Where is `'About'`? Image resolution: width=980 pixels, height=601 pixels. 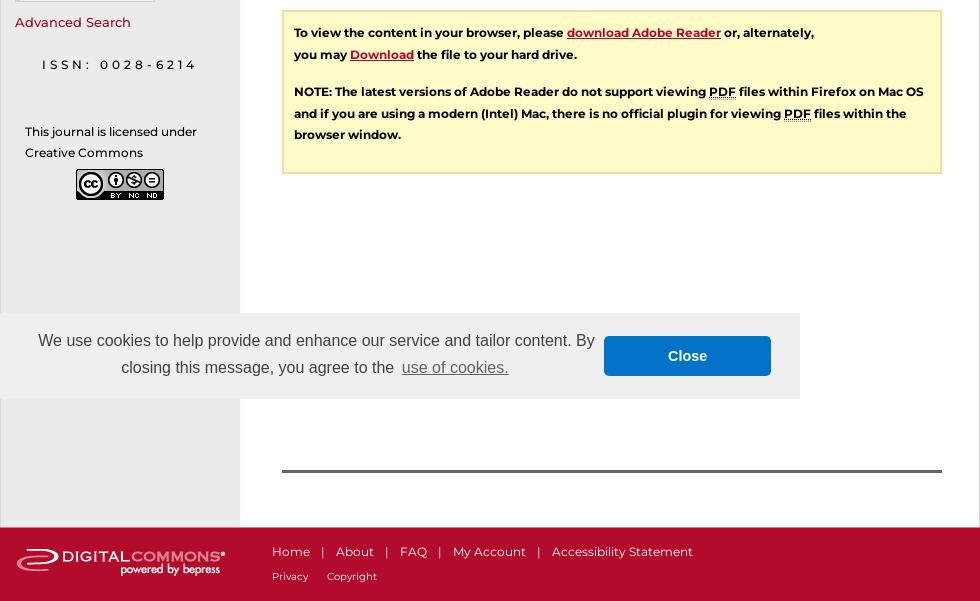 'About' is located at coordinates (354, 551).